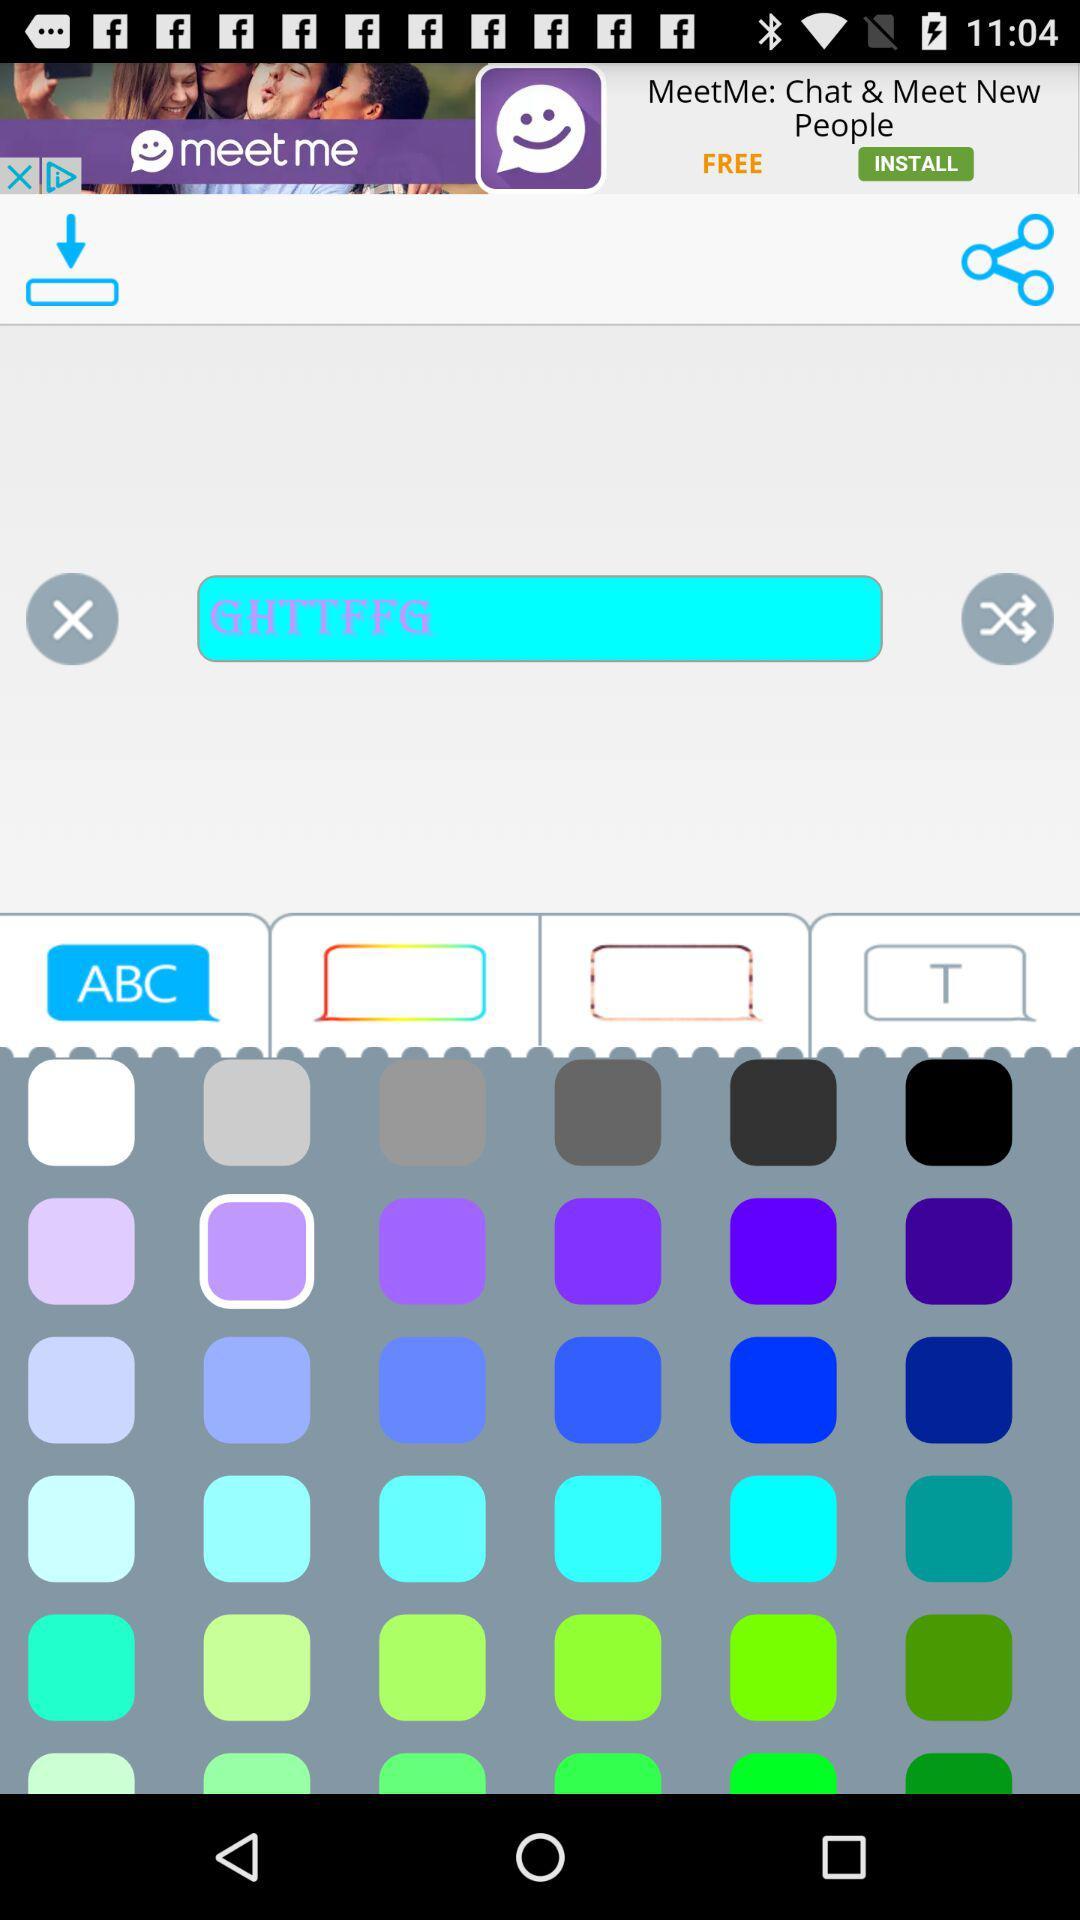 The width and height of the screenshot is (1080, 1920). I want to click on advertisement, so click(540, 127).